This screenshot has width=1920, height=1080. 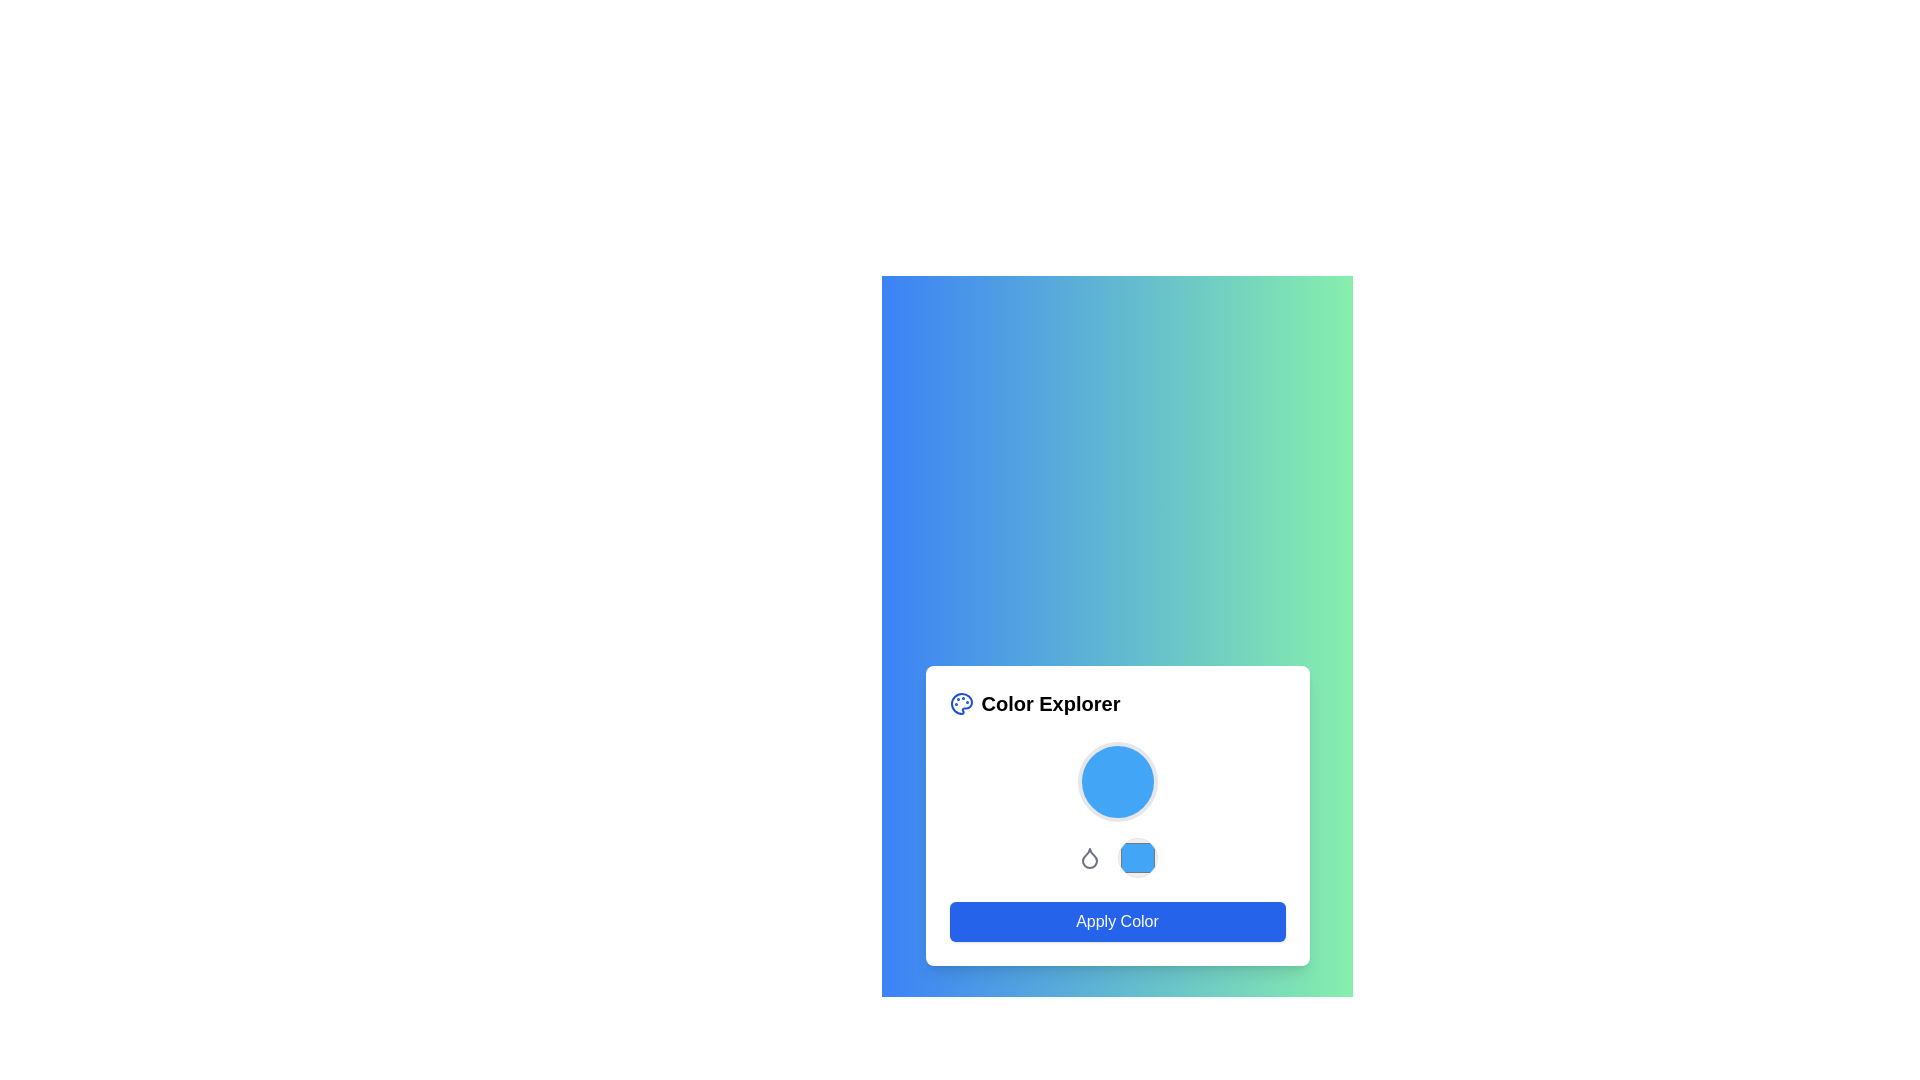 What do you see at coordinates (1088, 857) in the screenshot?
I see `the droplet icon located in the center-bottom area of the 'Color Explorer' UI card, which likely serves a purpose related to color selection or effects` at bounding box center [1088, 857].